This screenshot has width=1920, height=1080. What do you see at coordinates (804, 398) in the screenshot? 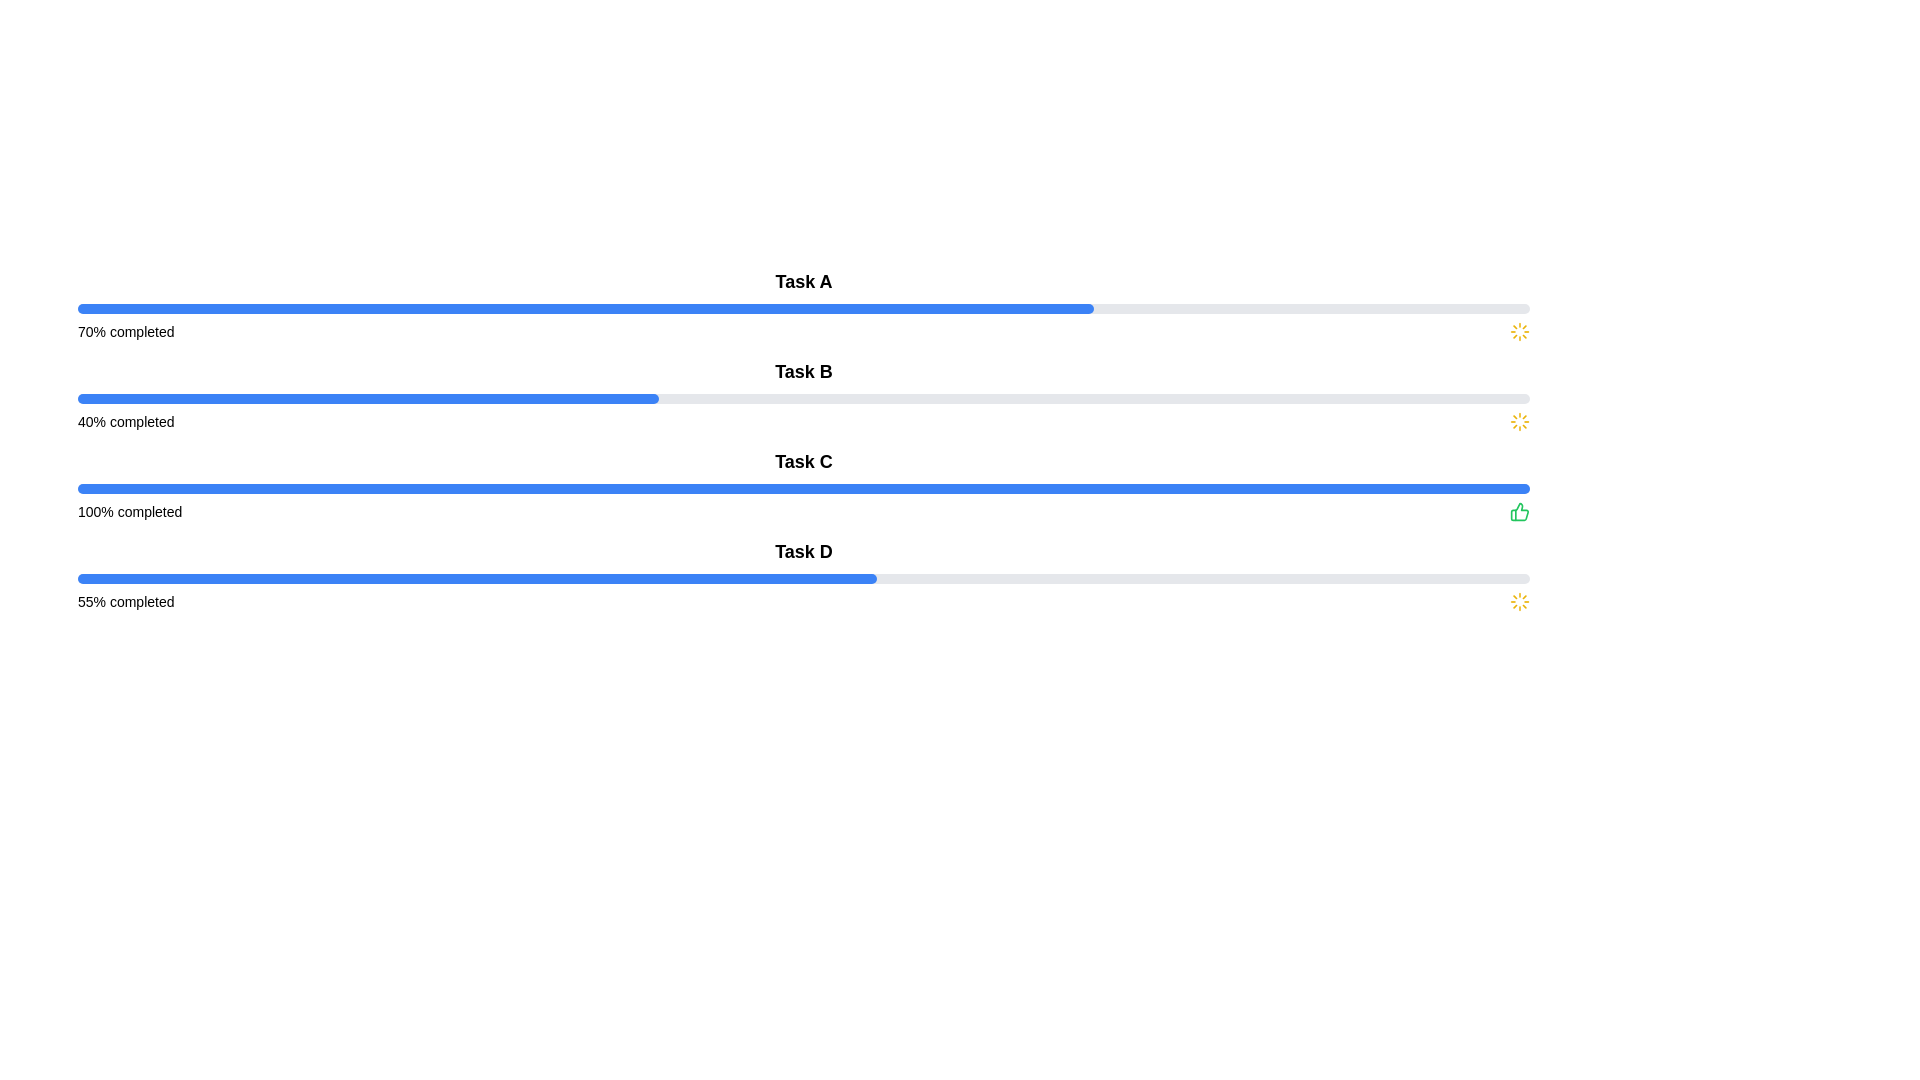
I see `the progress bar indicating 40% completion located under the text 'Task B' in the task list` at bounding box center [804, 398].